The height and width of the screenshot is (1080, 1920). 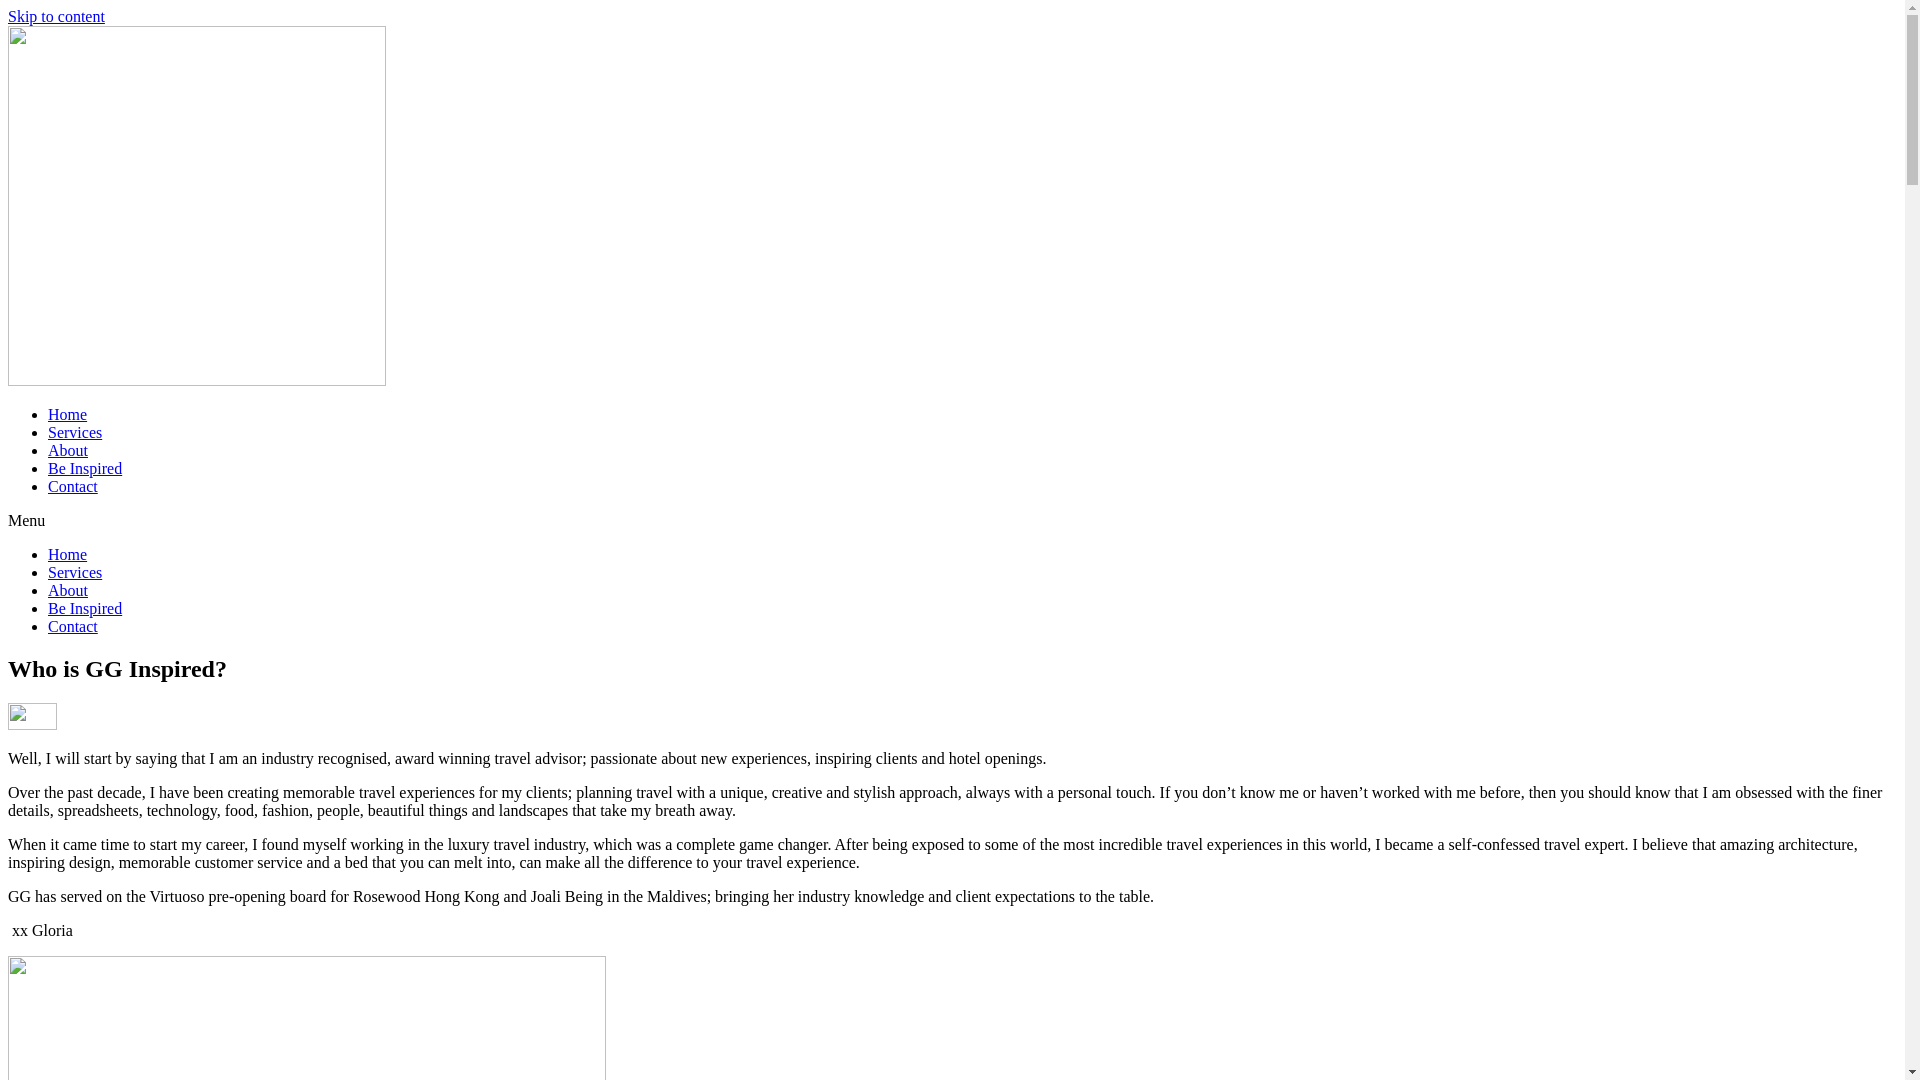 What do you see at coordinates (67, 554) in the screenshot?
I see `'Home'` at bounding box center [67, 554].